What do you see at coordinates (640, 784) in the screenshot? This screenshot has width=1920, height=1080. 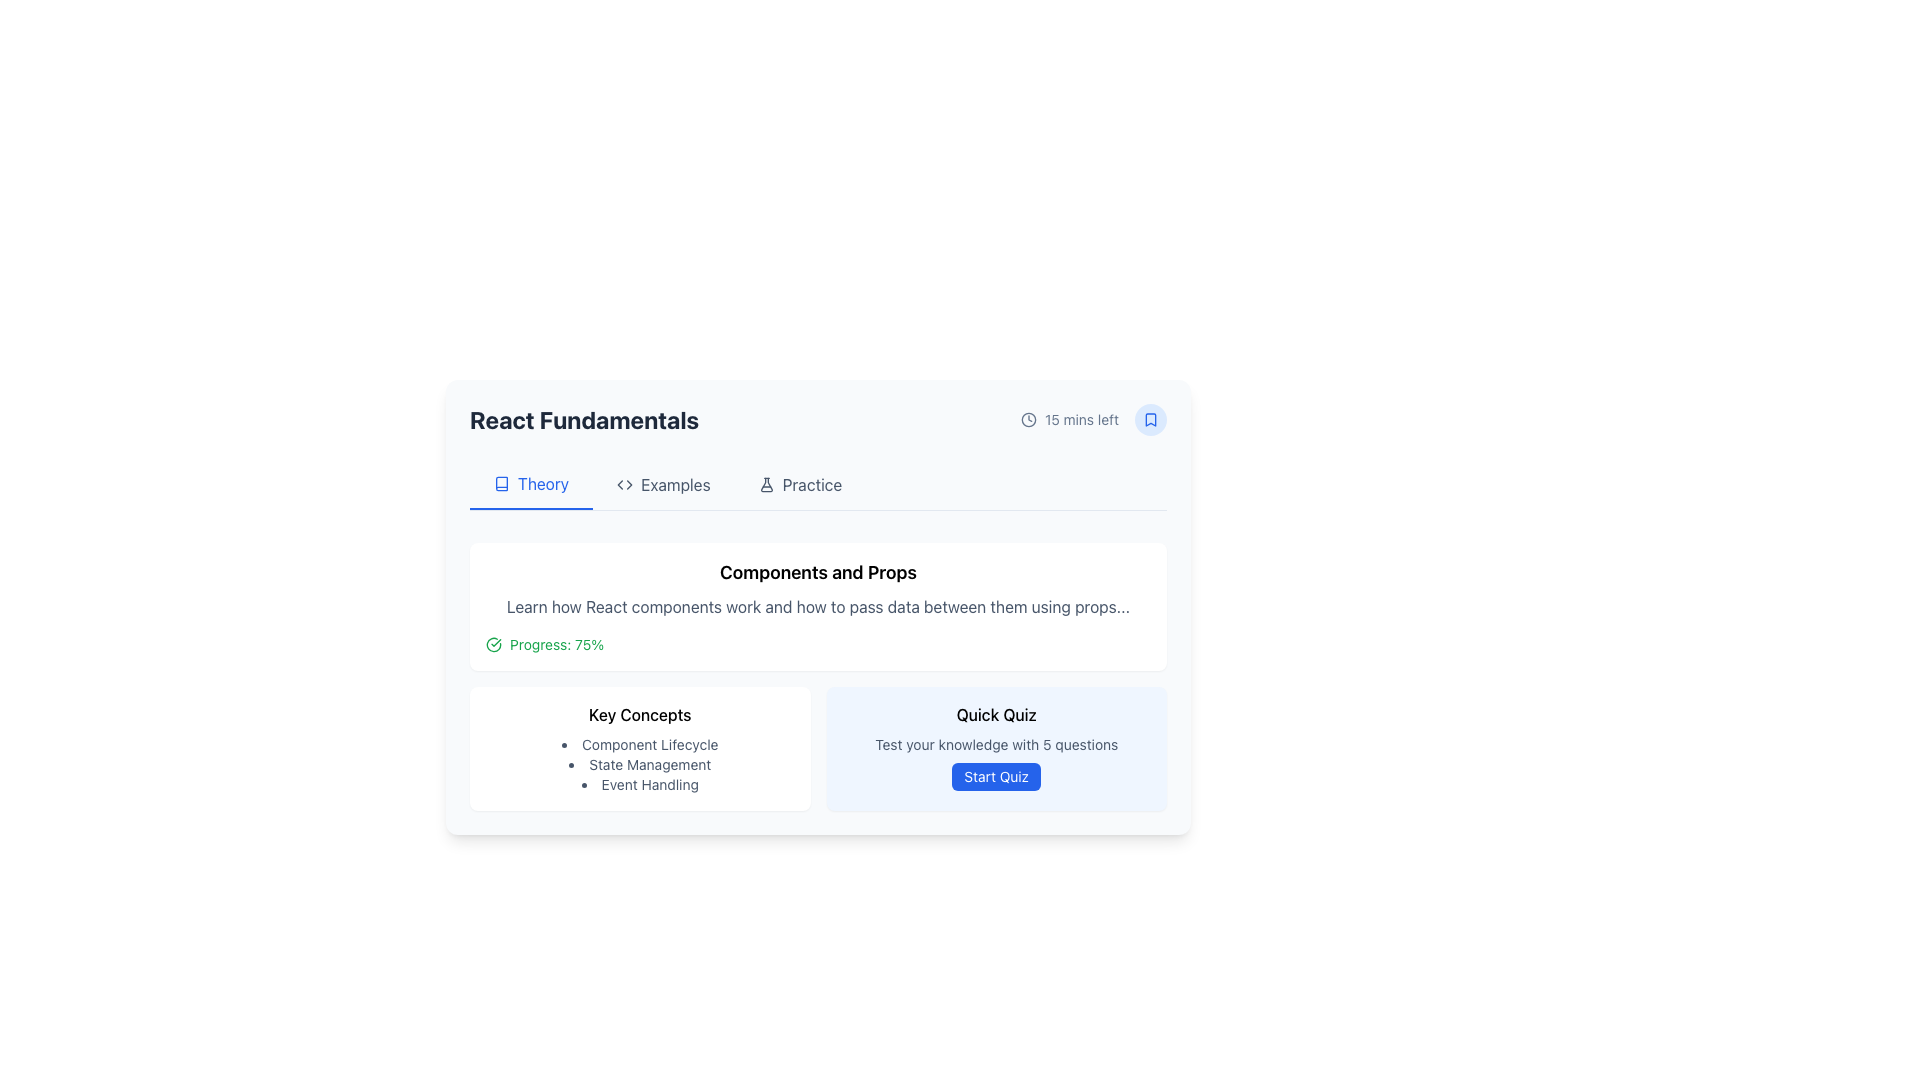 I see `the third text item in the vertical bullet list under the 'Key Concepts' section related to React development` at bounding box center [640, 784].